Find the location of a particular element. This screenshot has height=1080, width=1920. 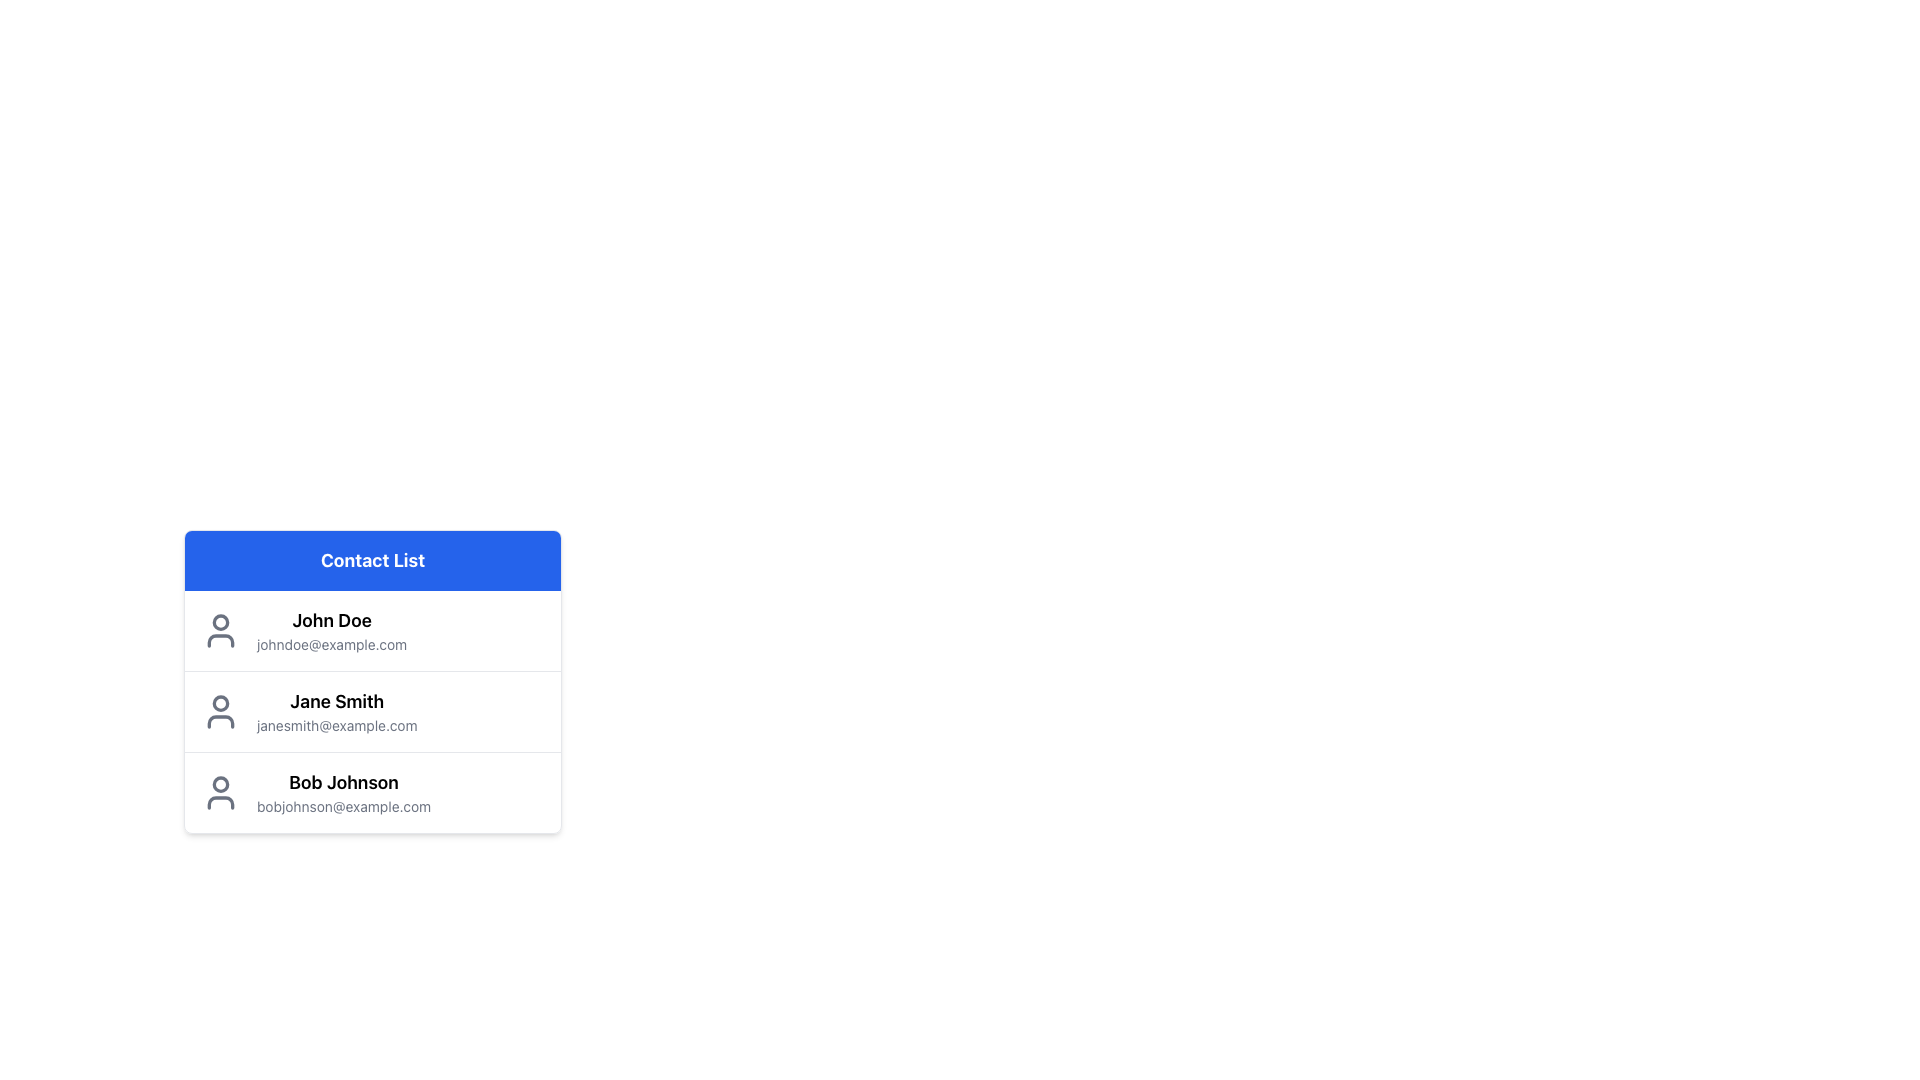

text content from the Text Display containing 'John Doe' and 'johndoe@example.com' under the 'Contact List' is located at coordinates (332, 631).